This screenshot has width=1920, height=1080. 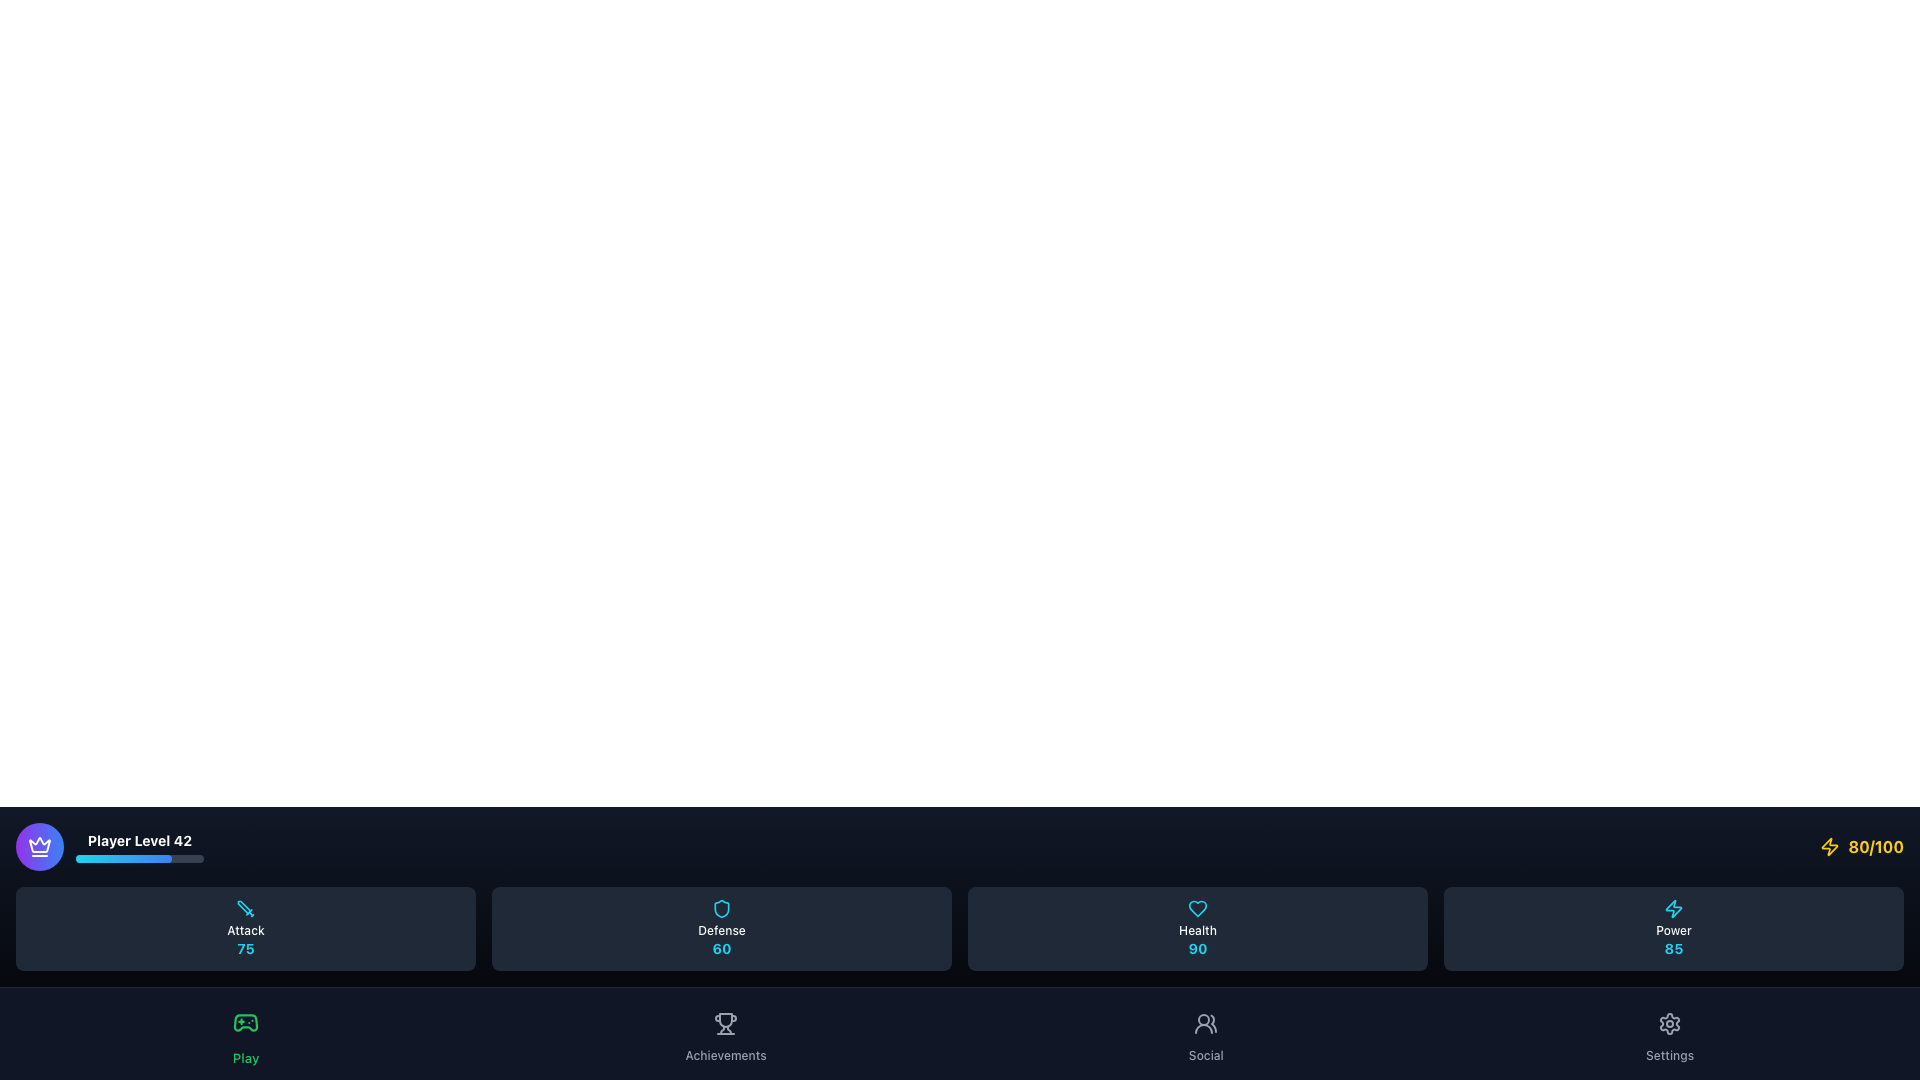 I want to click on 'Social' text label located in the bottom navigation bar, positioned to the rightmost side after 'Achievements' and 'Settings', so click(x=1205, y=1055).